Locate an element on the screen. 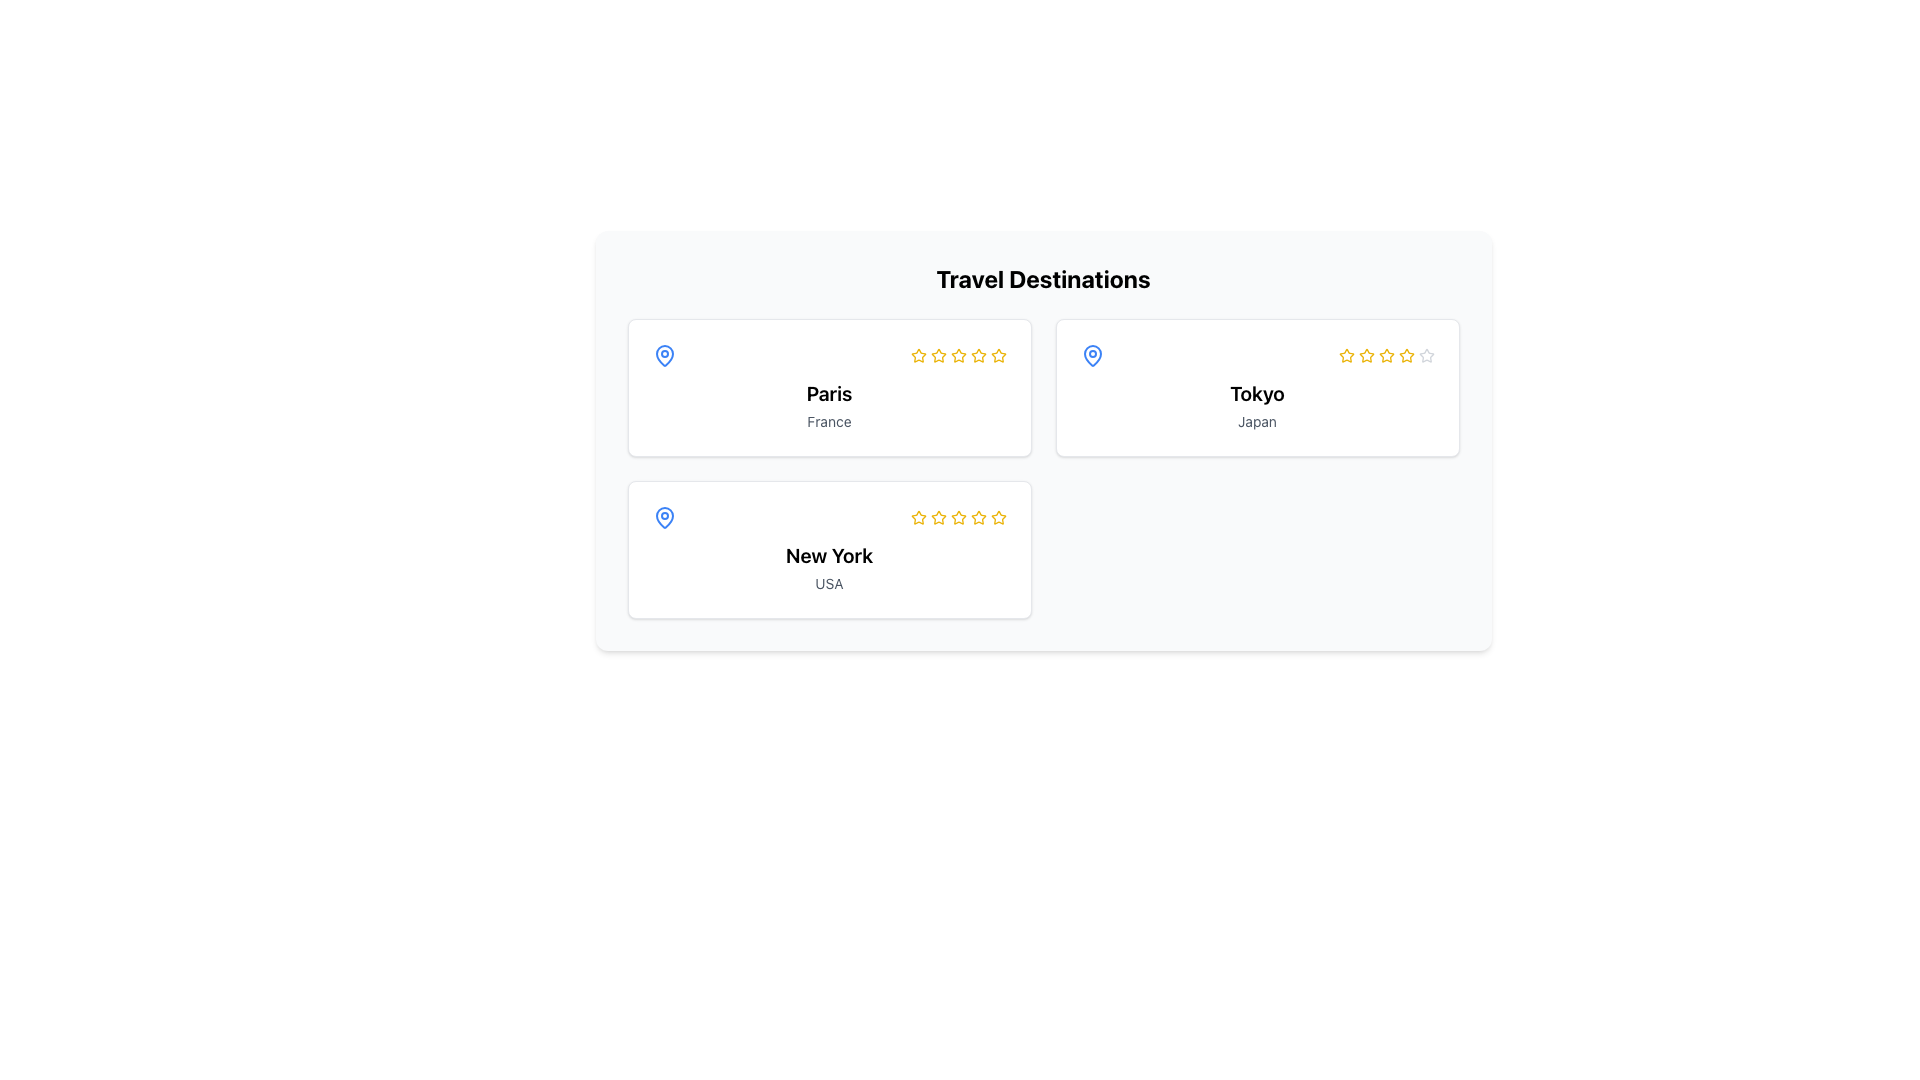 This screenshot has width=1920, height=1080. the third star icon in the rating system for the 'Tokyo' travel destination, located in the top-right corner of the layout is located at coordinates (1385, 354).